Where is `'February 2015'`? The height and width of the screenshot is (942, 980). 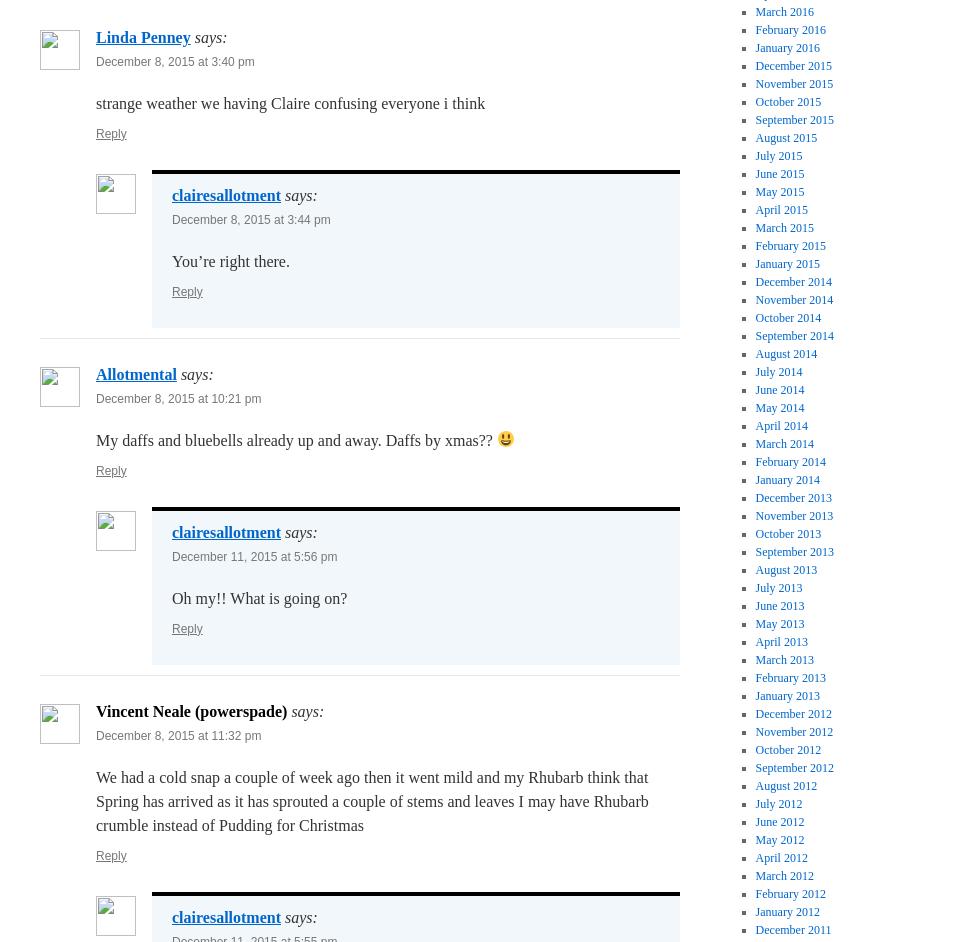
'February 2015' is located at coordinates (789, 244).